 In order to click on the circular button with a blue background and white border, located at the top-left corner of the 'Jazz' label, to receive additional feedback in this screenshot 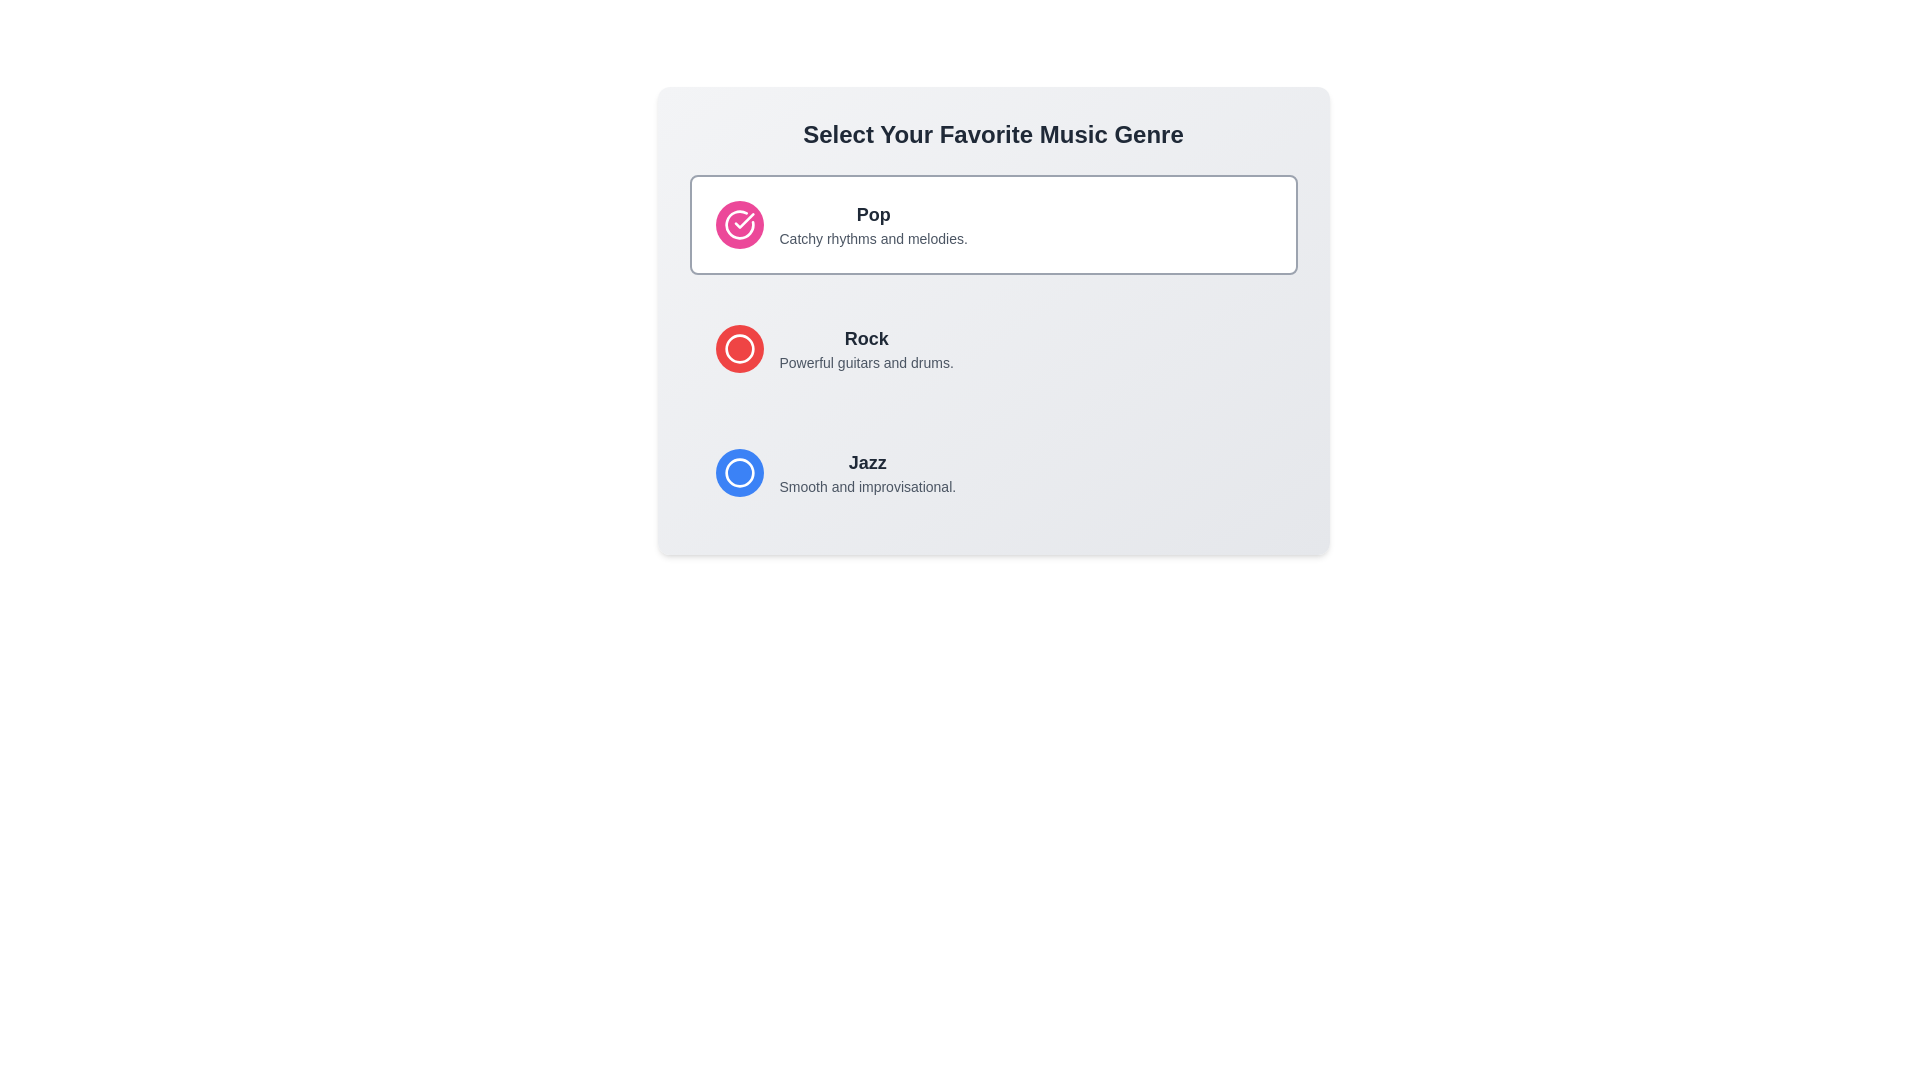, I will do `click(738, 473)`.